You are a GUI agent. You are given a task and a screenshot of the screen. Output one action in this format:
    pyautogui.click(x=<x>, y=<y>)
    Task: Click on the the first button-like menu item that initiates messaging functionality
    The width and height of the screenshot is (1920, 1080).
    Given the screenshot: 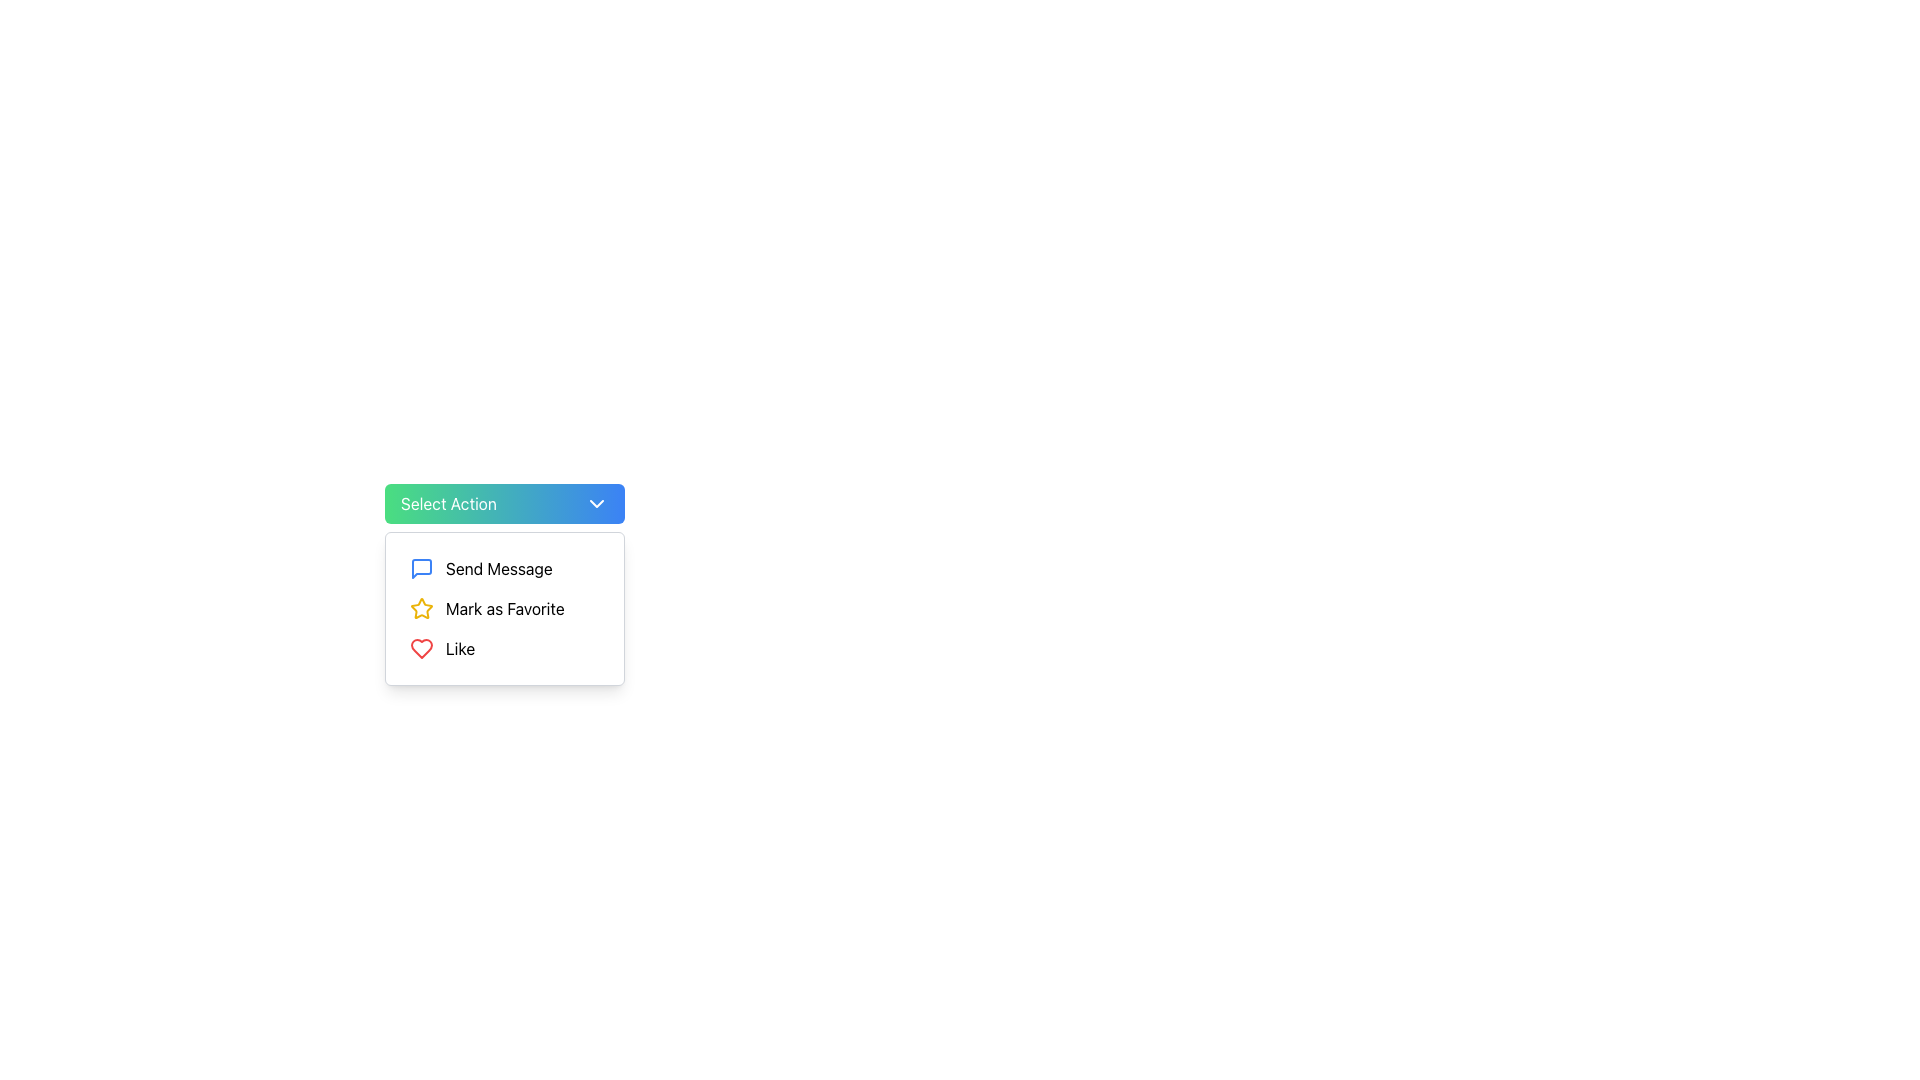 What is the action you would take?
    pyautogui.click(x=504, y=569)
    